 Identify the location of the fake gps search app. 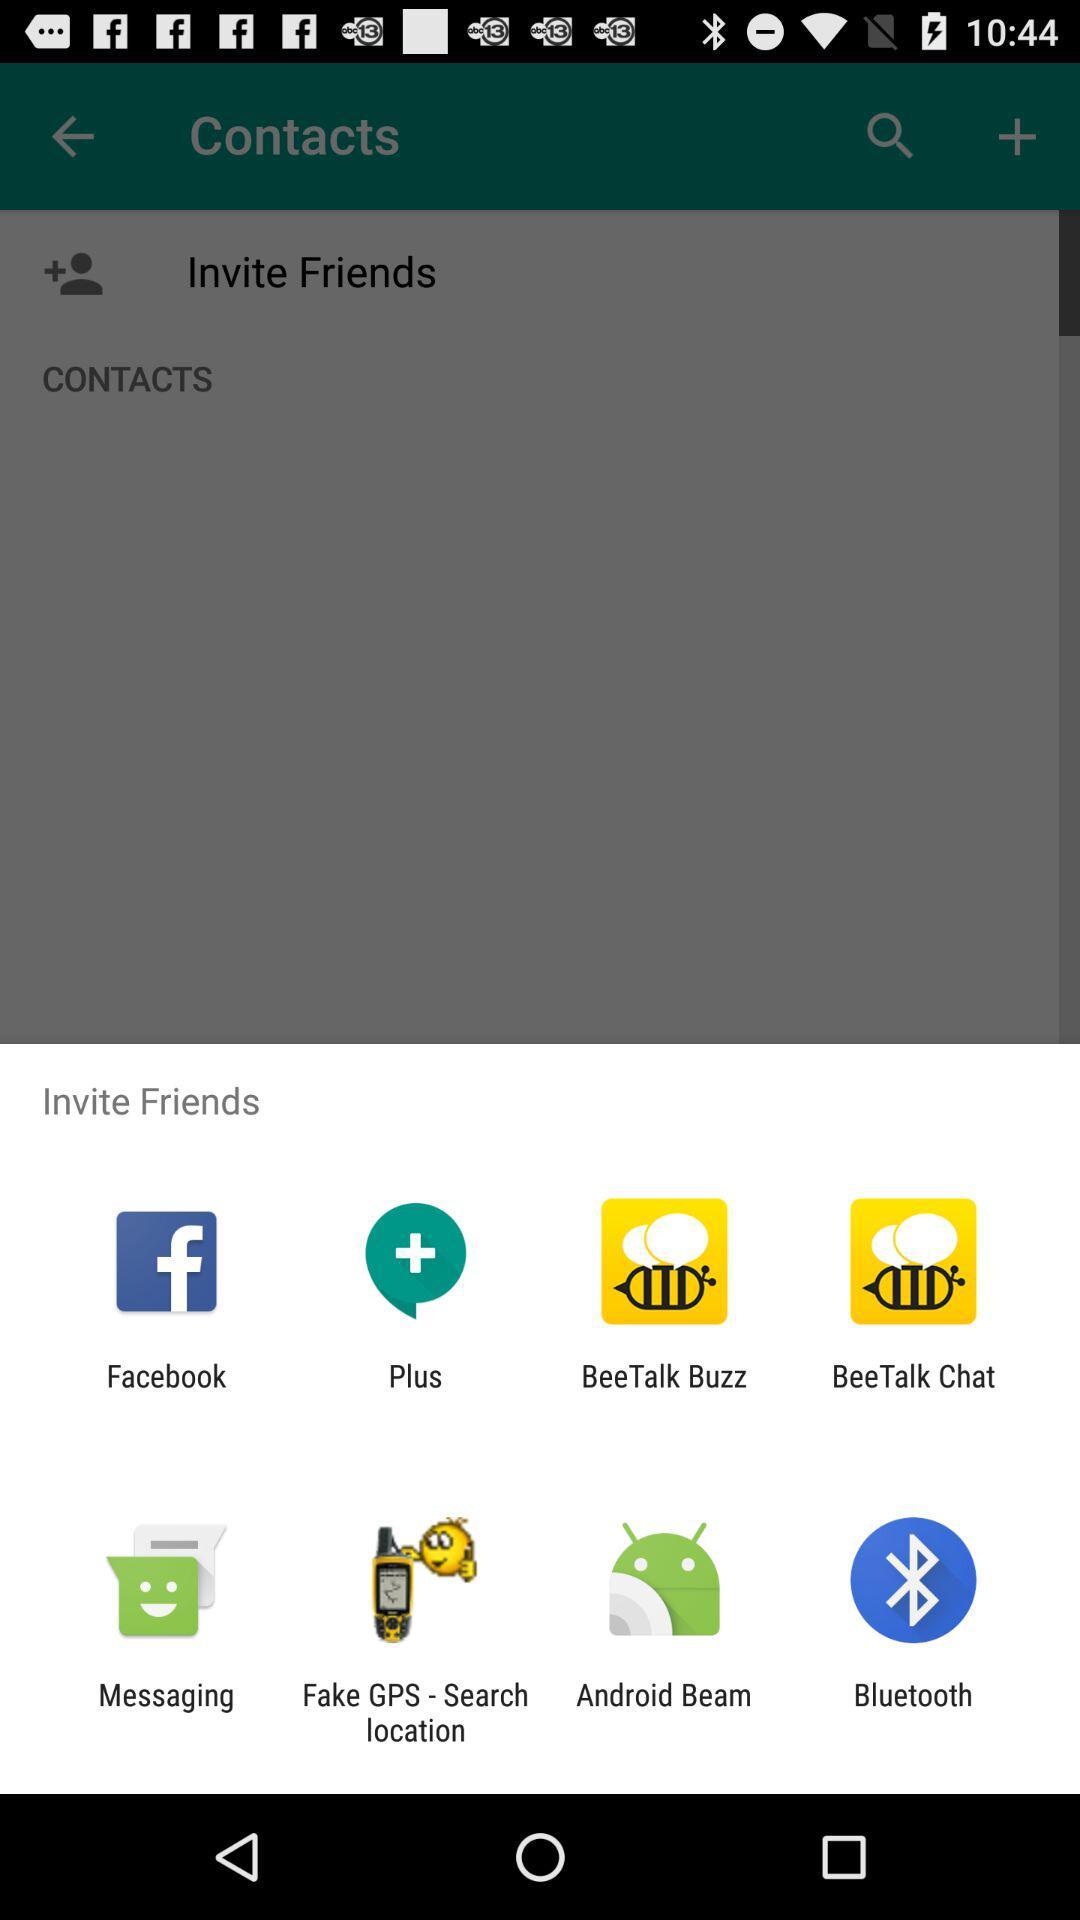
(414, 1711).